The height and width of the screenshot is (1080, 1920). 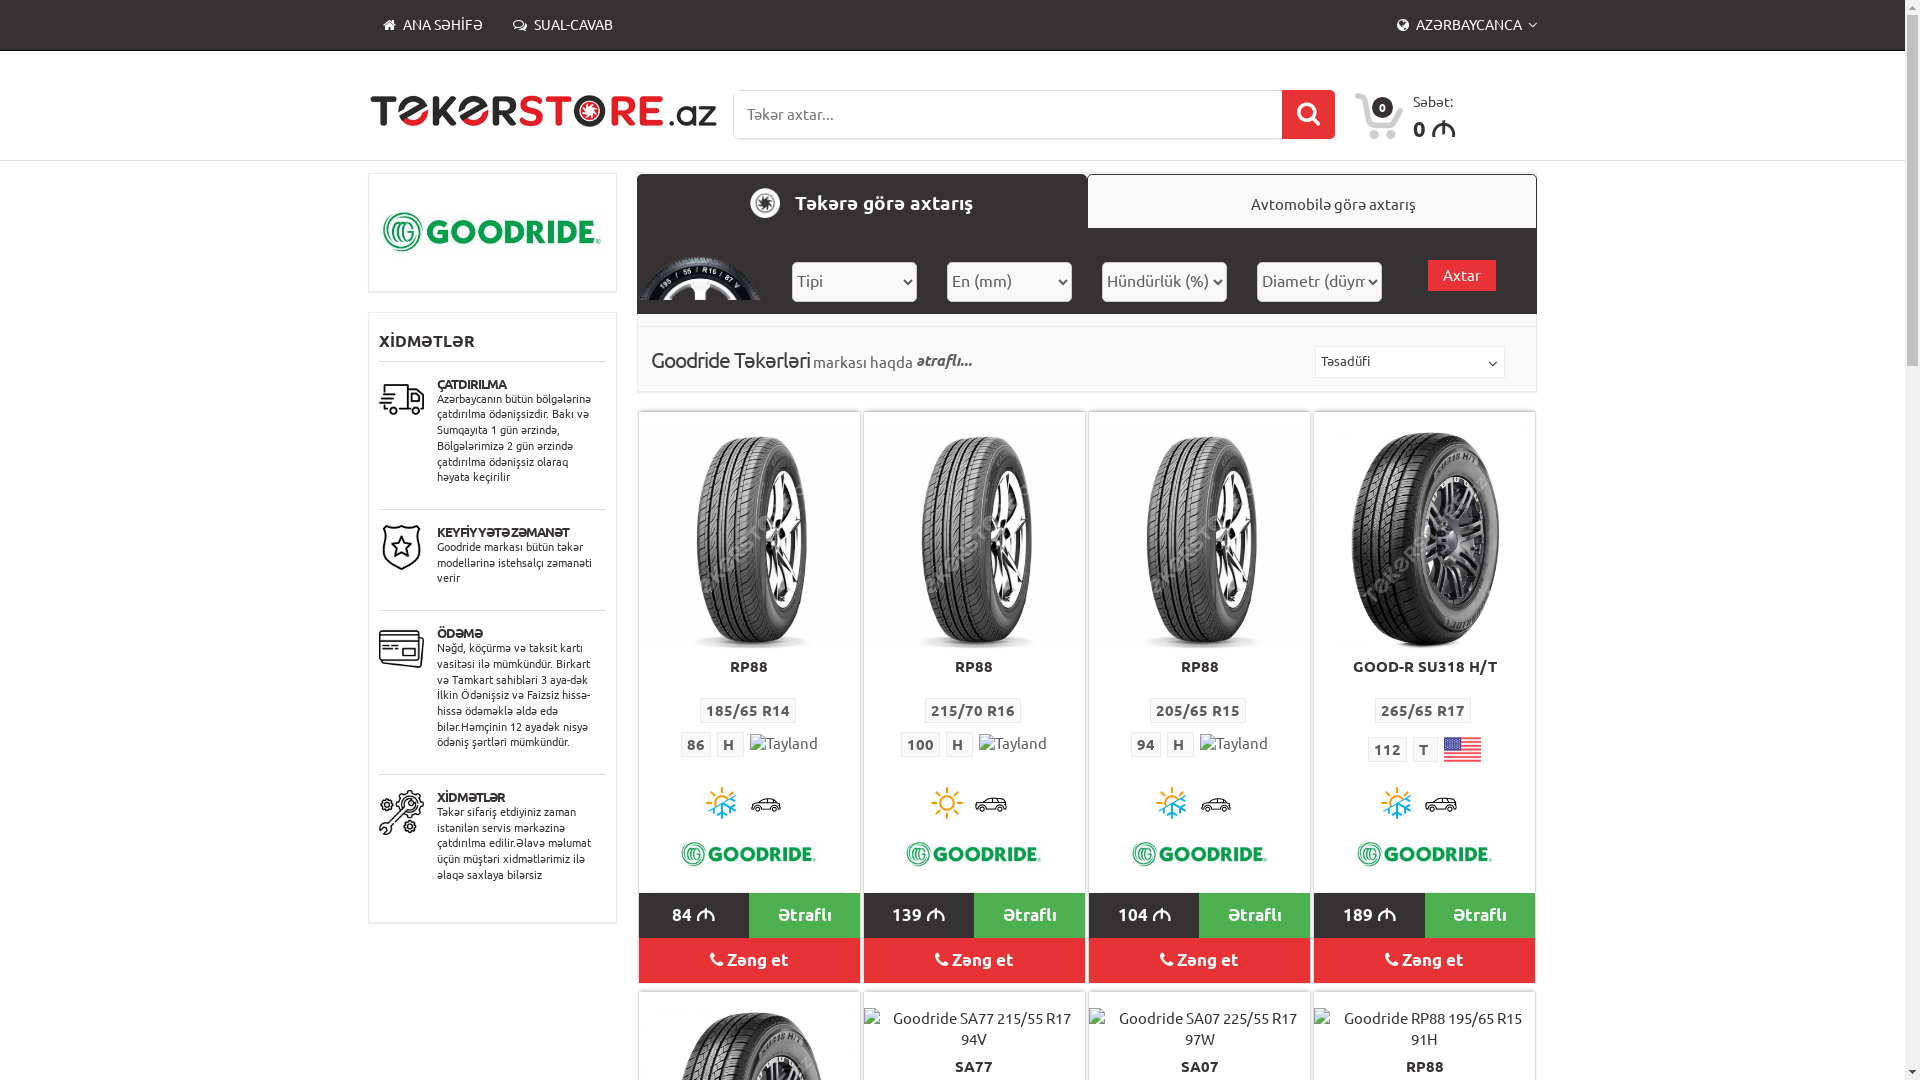 I want to click on 'Goodride RP88 185/65 R14 86H', so click(x=748, y=529).